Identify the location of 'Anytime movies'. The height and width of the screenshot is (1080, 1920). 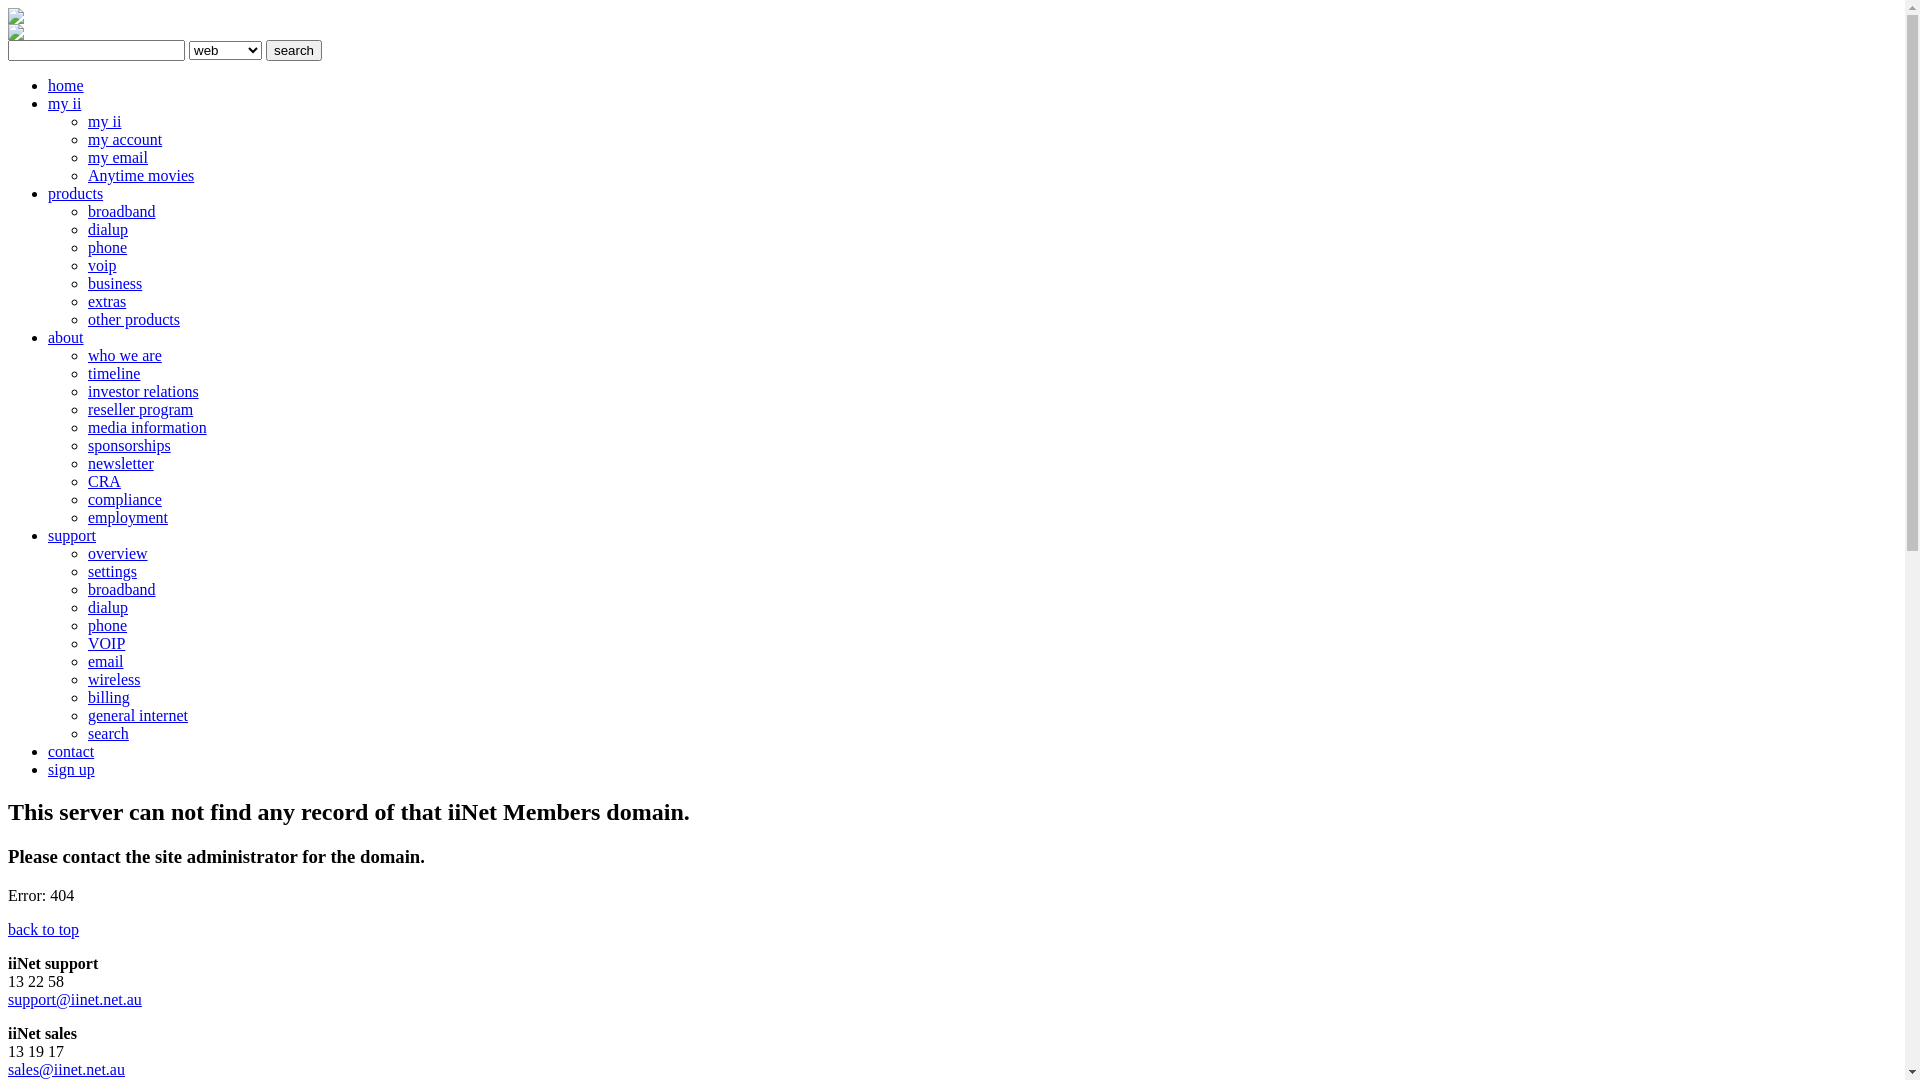
(86, 174).